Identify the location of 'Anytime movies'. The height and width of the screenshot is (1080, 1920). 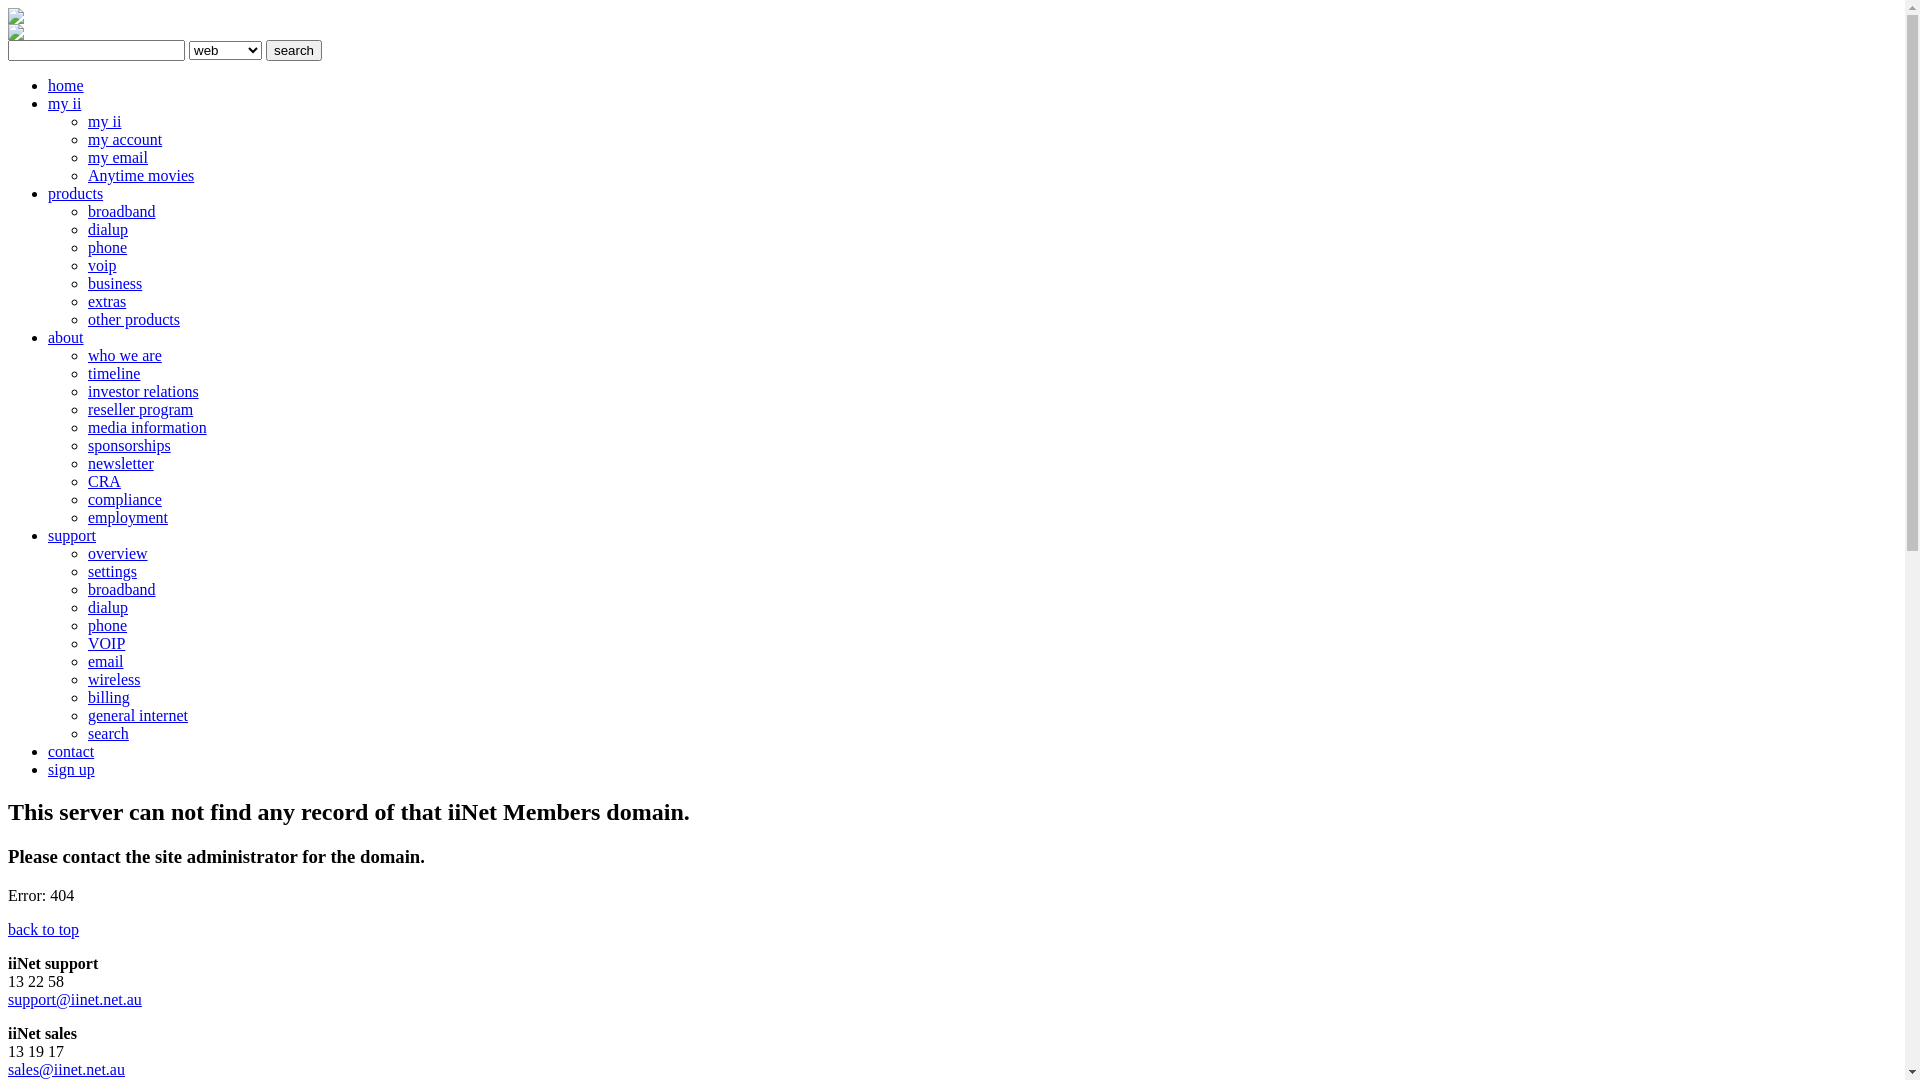
(86, 174).